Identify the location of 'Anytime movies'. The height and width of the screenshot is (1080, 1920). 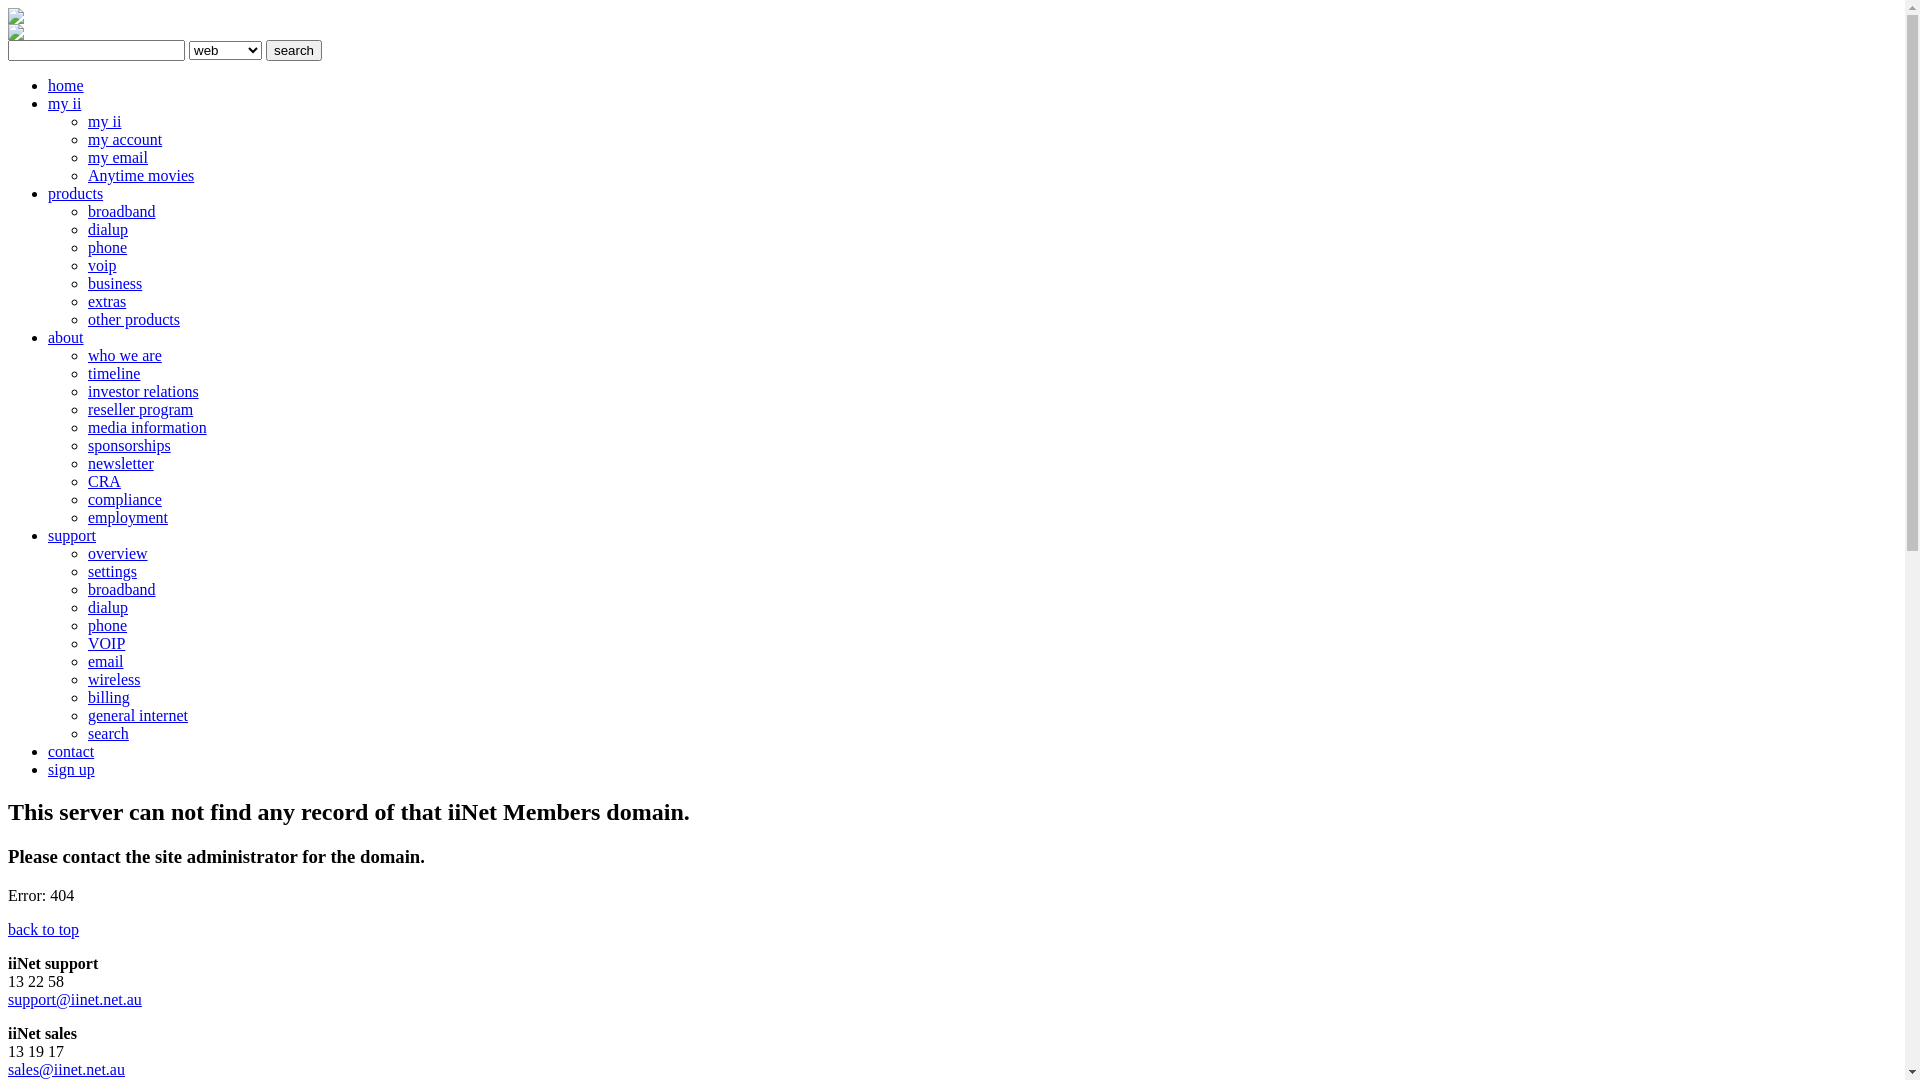
(86, 174).